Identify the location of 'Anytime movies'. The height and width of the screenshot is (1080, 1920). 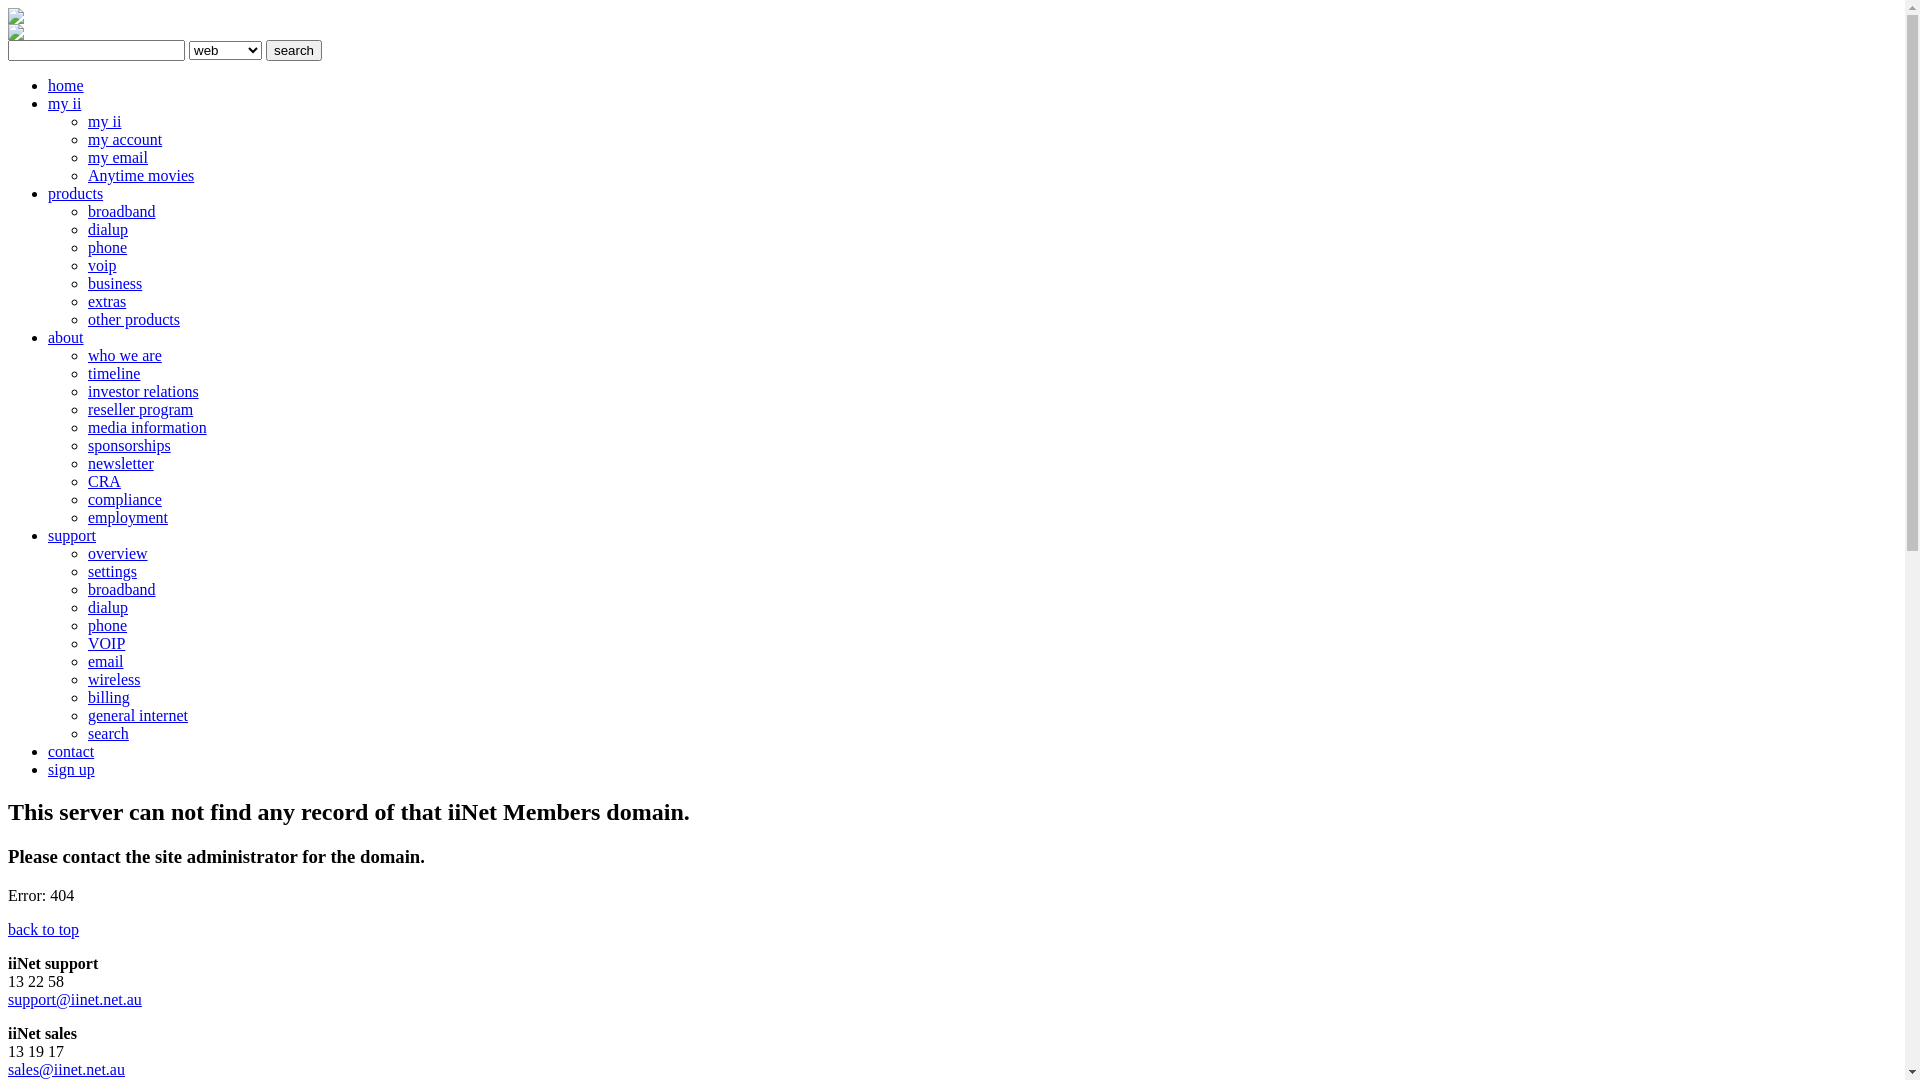
(86, 174).